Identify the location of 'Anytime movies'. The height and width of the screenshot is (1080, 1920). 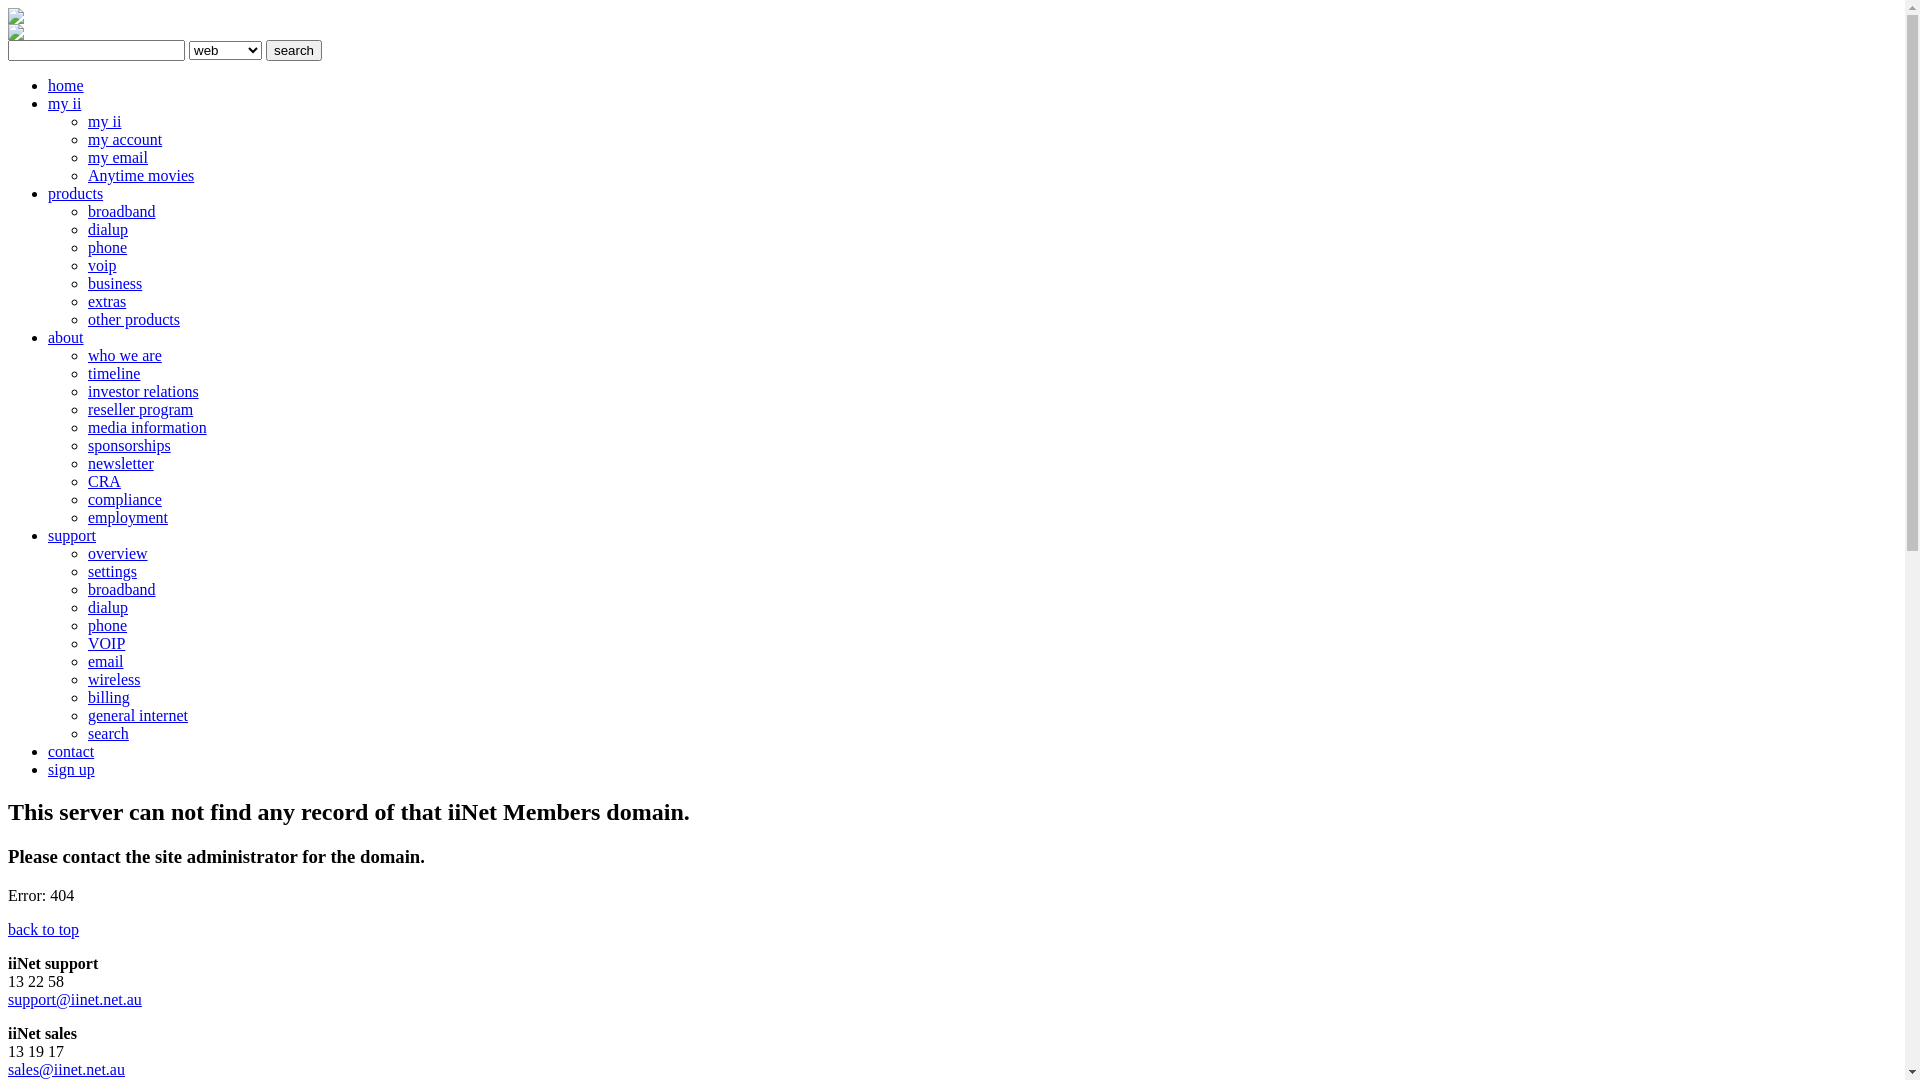
(86, 174).